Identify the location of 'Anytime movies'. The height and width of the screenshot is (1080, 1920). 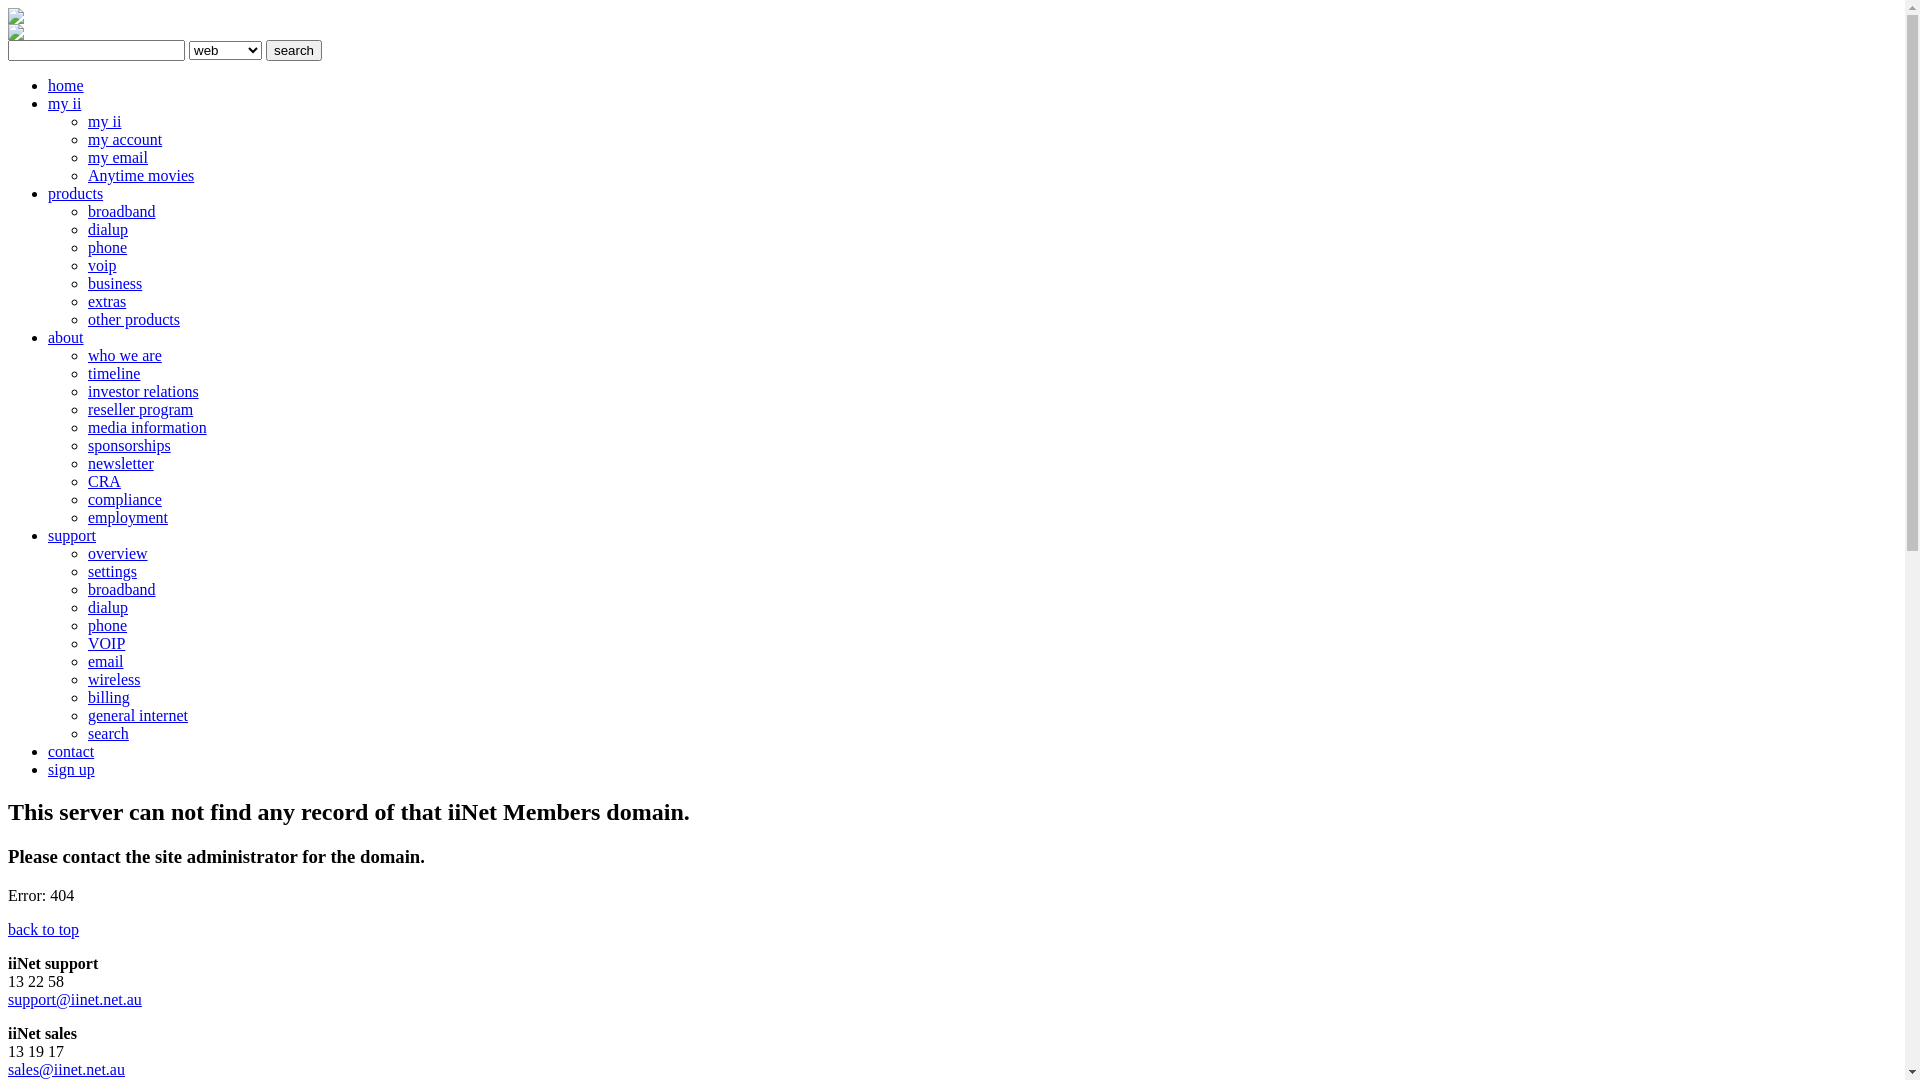
(86, 174).